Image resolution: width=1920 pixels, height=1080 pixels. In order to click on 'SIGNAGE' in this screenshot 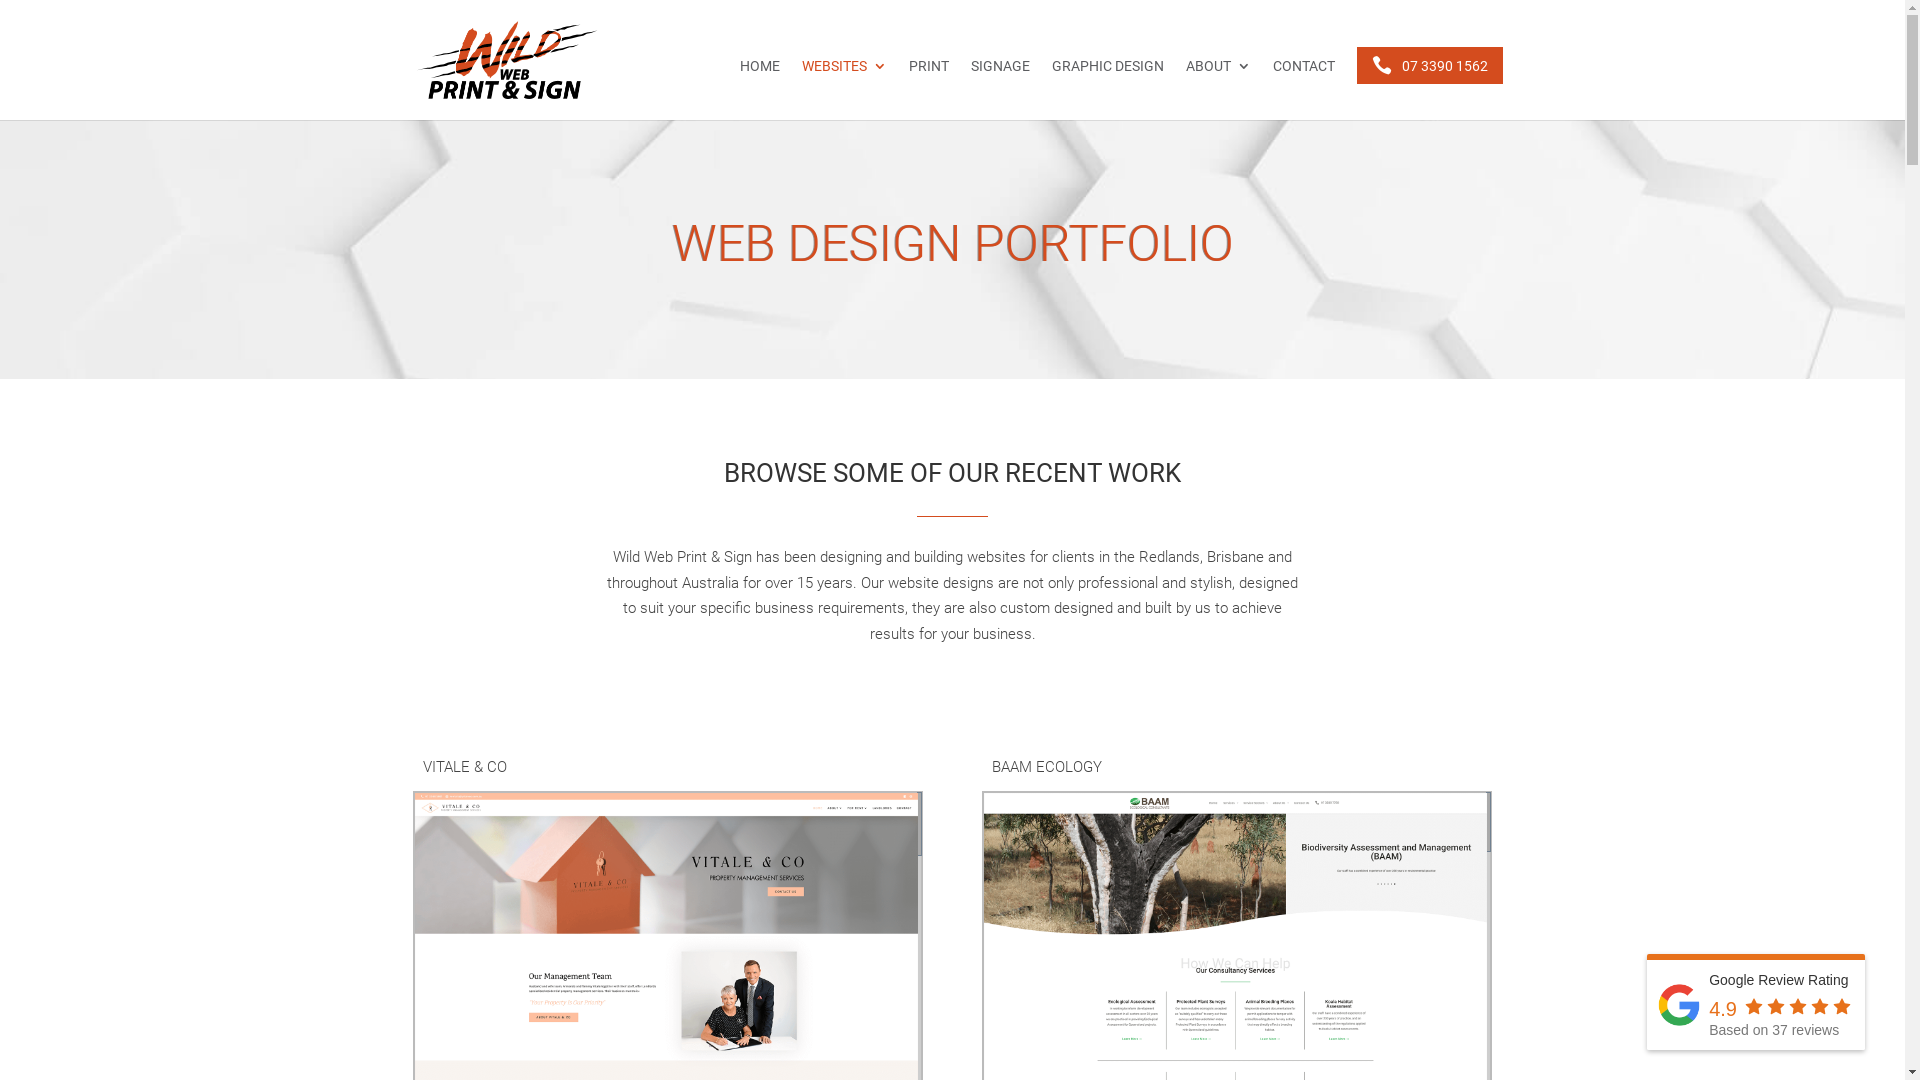, I will do `click(999, 88)`.